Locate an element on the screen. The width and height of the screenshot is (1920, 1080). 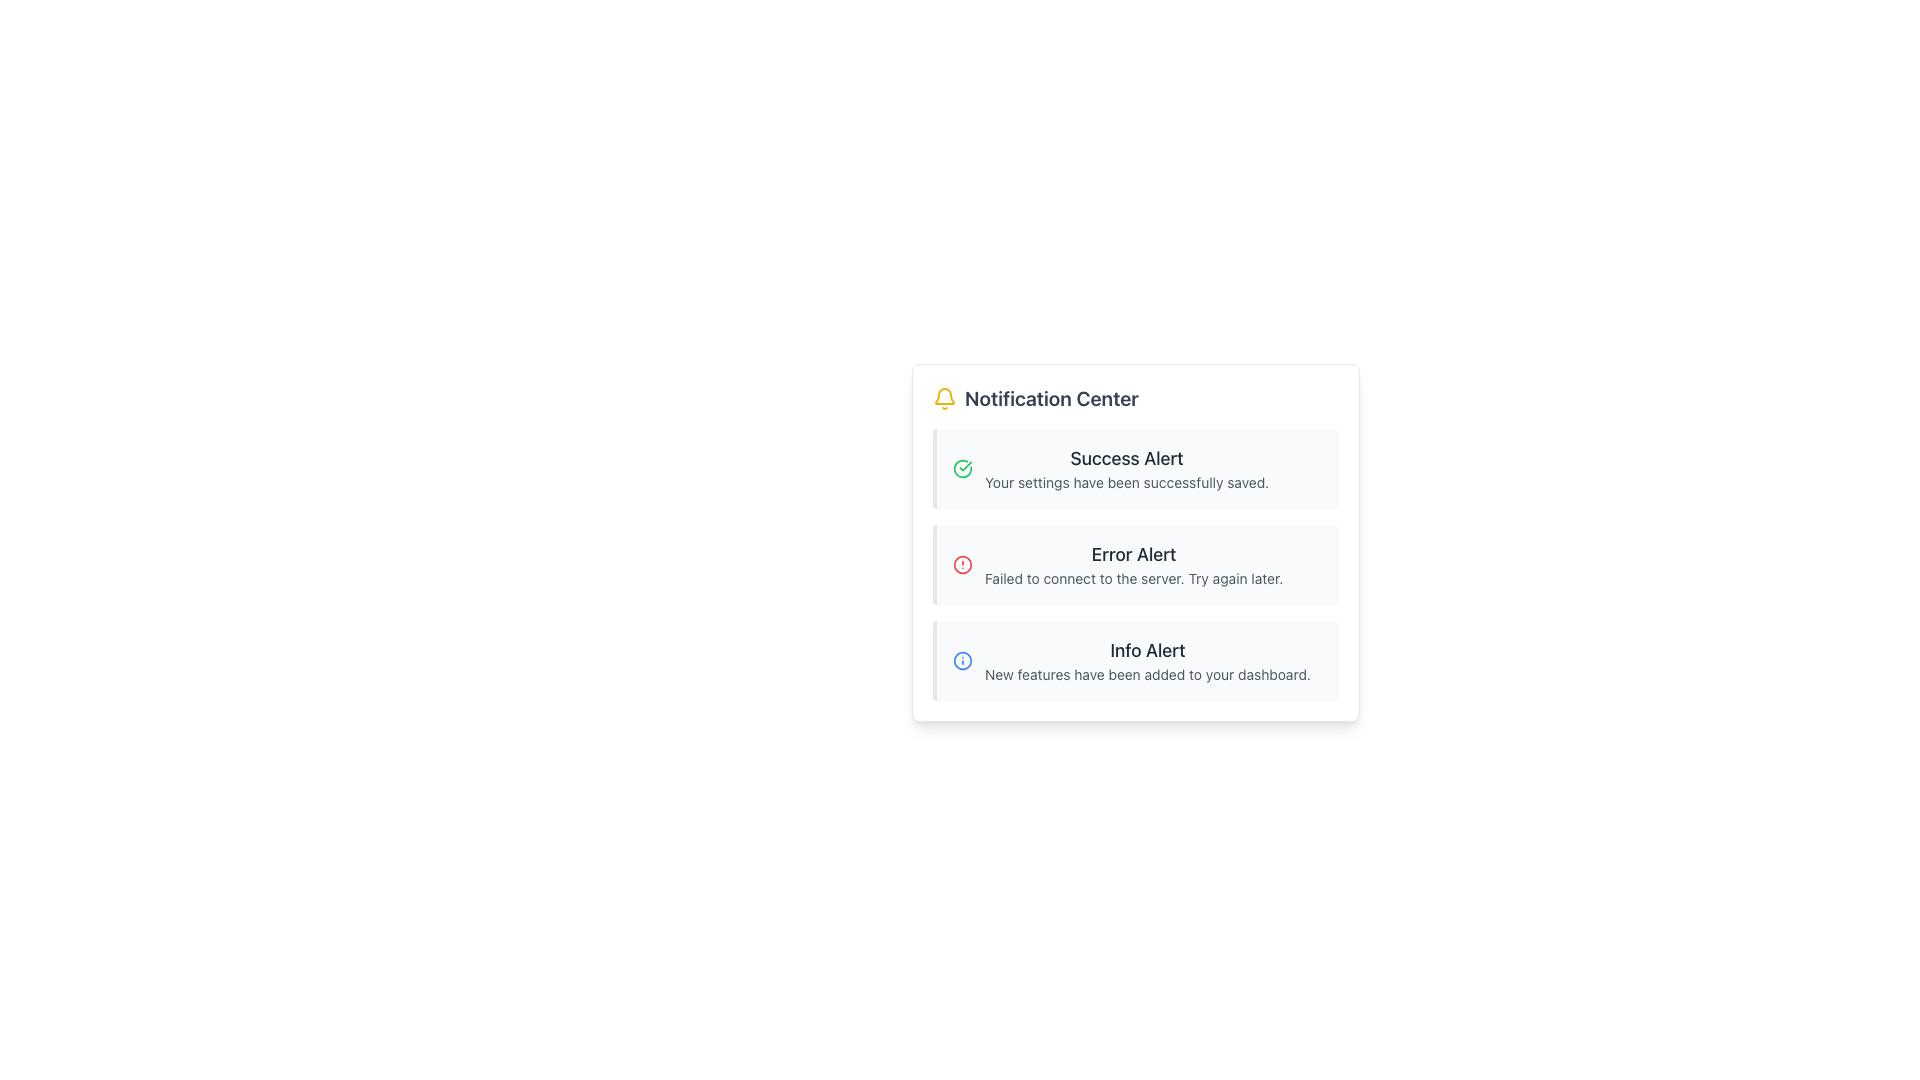
the text block that displays 'New features have been added to your dashboard.' located in the 'Info Alert' section beneath the heading 'Info Alert' is located at coordinates (1147, 675).